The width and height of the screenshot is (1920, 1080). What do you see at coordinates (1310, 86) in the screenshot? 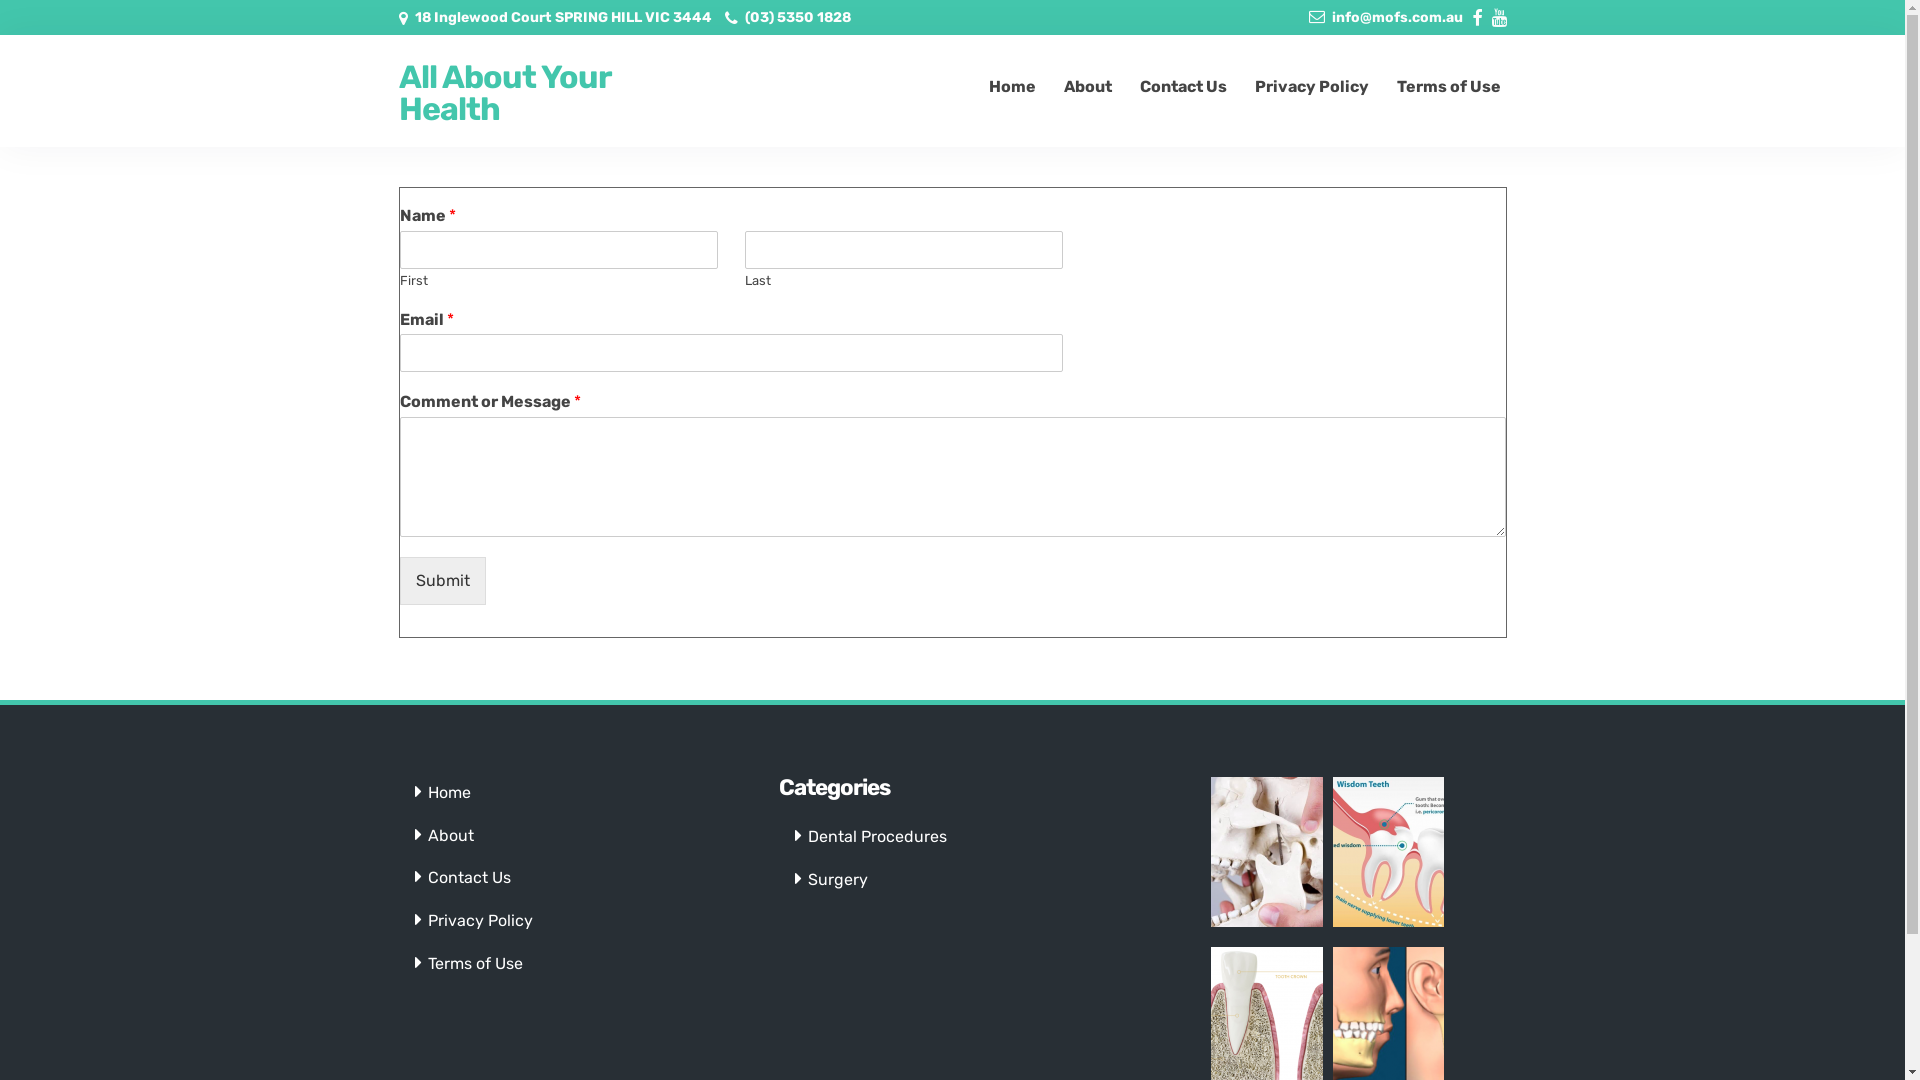
I see `'Privacy Policy'` at bounding box center [1310, 86].